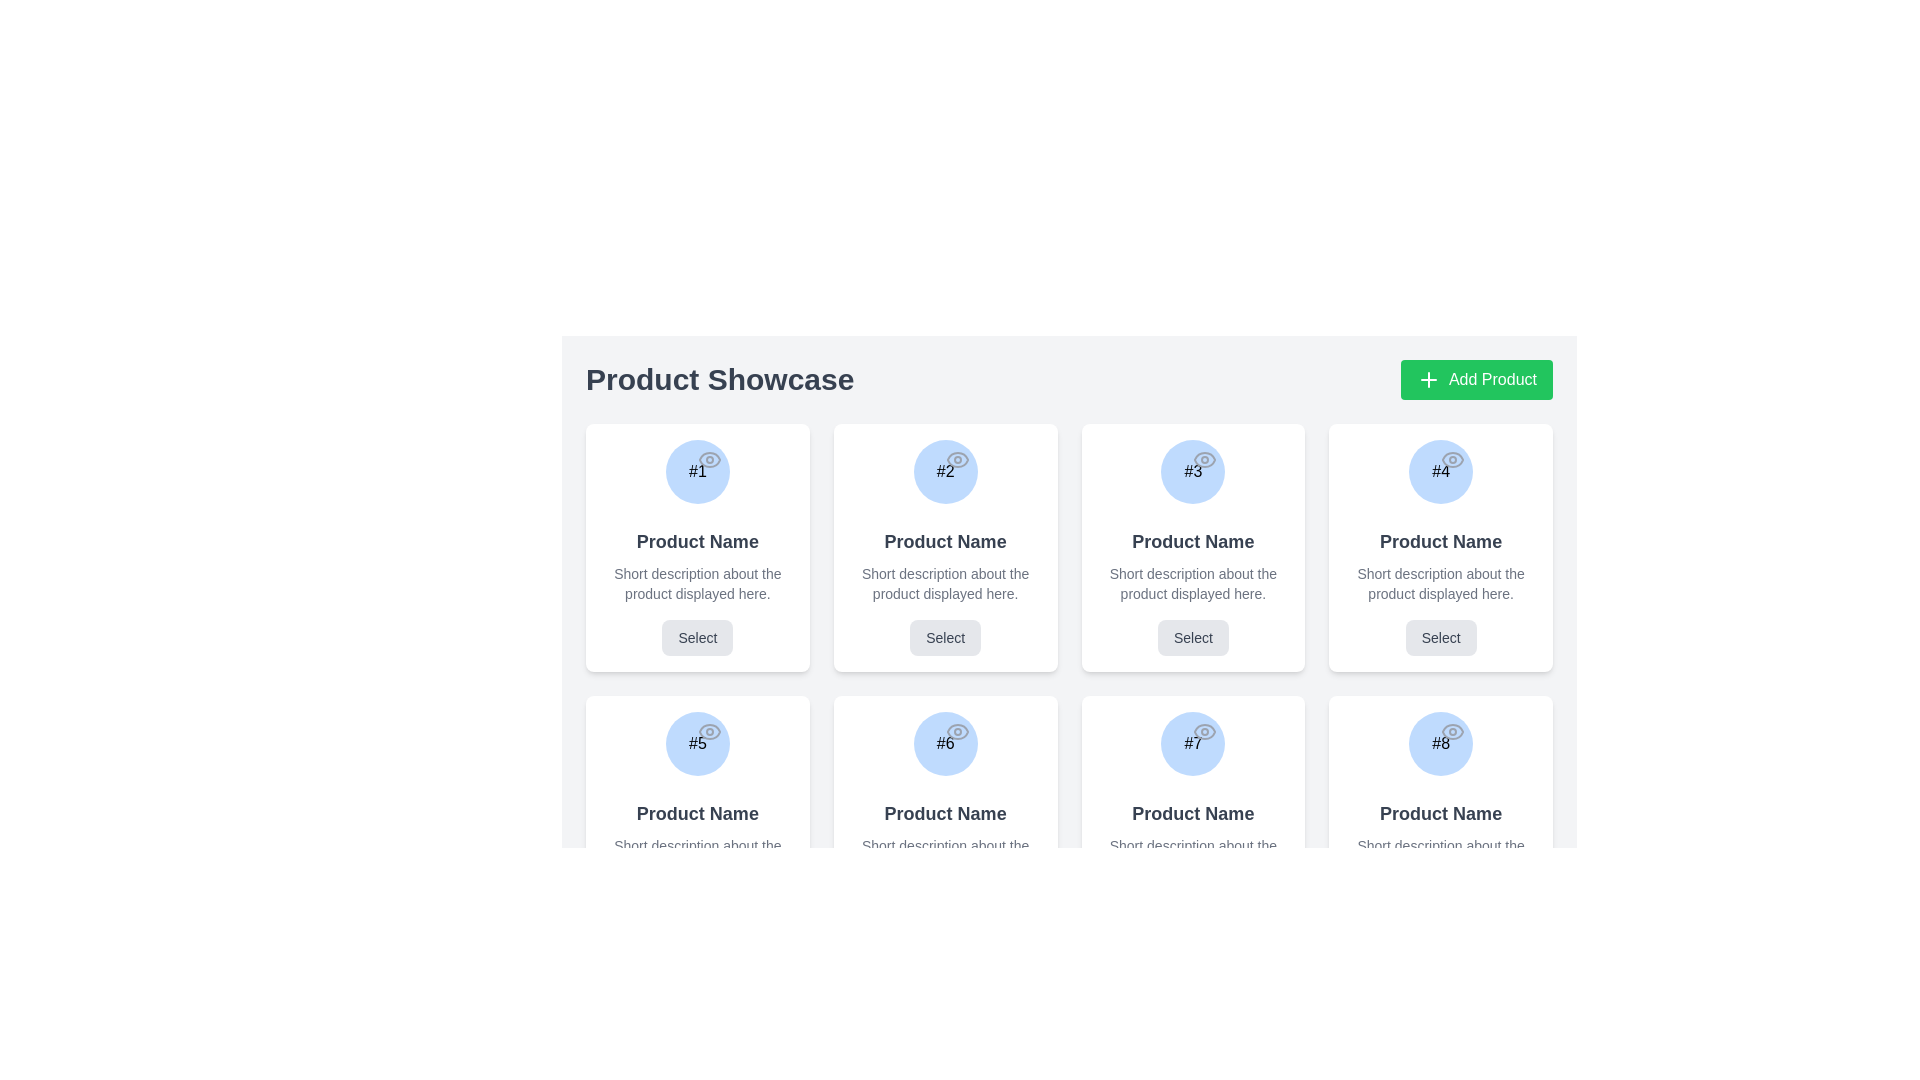 The width and height of the screenshot is (1920, 1080). Describe the element at coordinates (697, 744) in the screenshot. I see `the circular badge with the text '#5' and eye icon to associate context with the displayed number` at that location.